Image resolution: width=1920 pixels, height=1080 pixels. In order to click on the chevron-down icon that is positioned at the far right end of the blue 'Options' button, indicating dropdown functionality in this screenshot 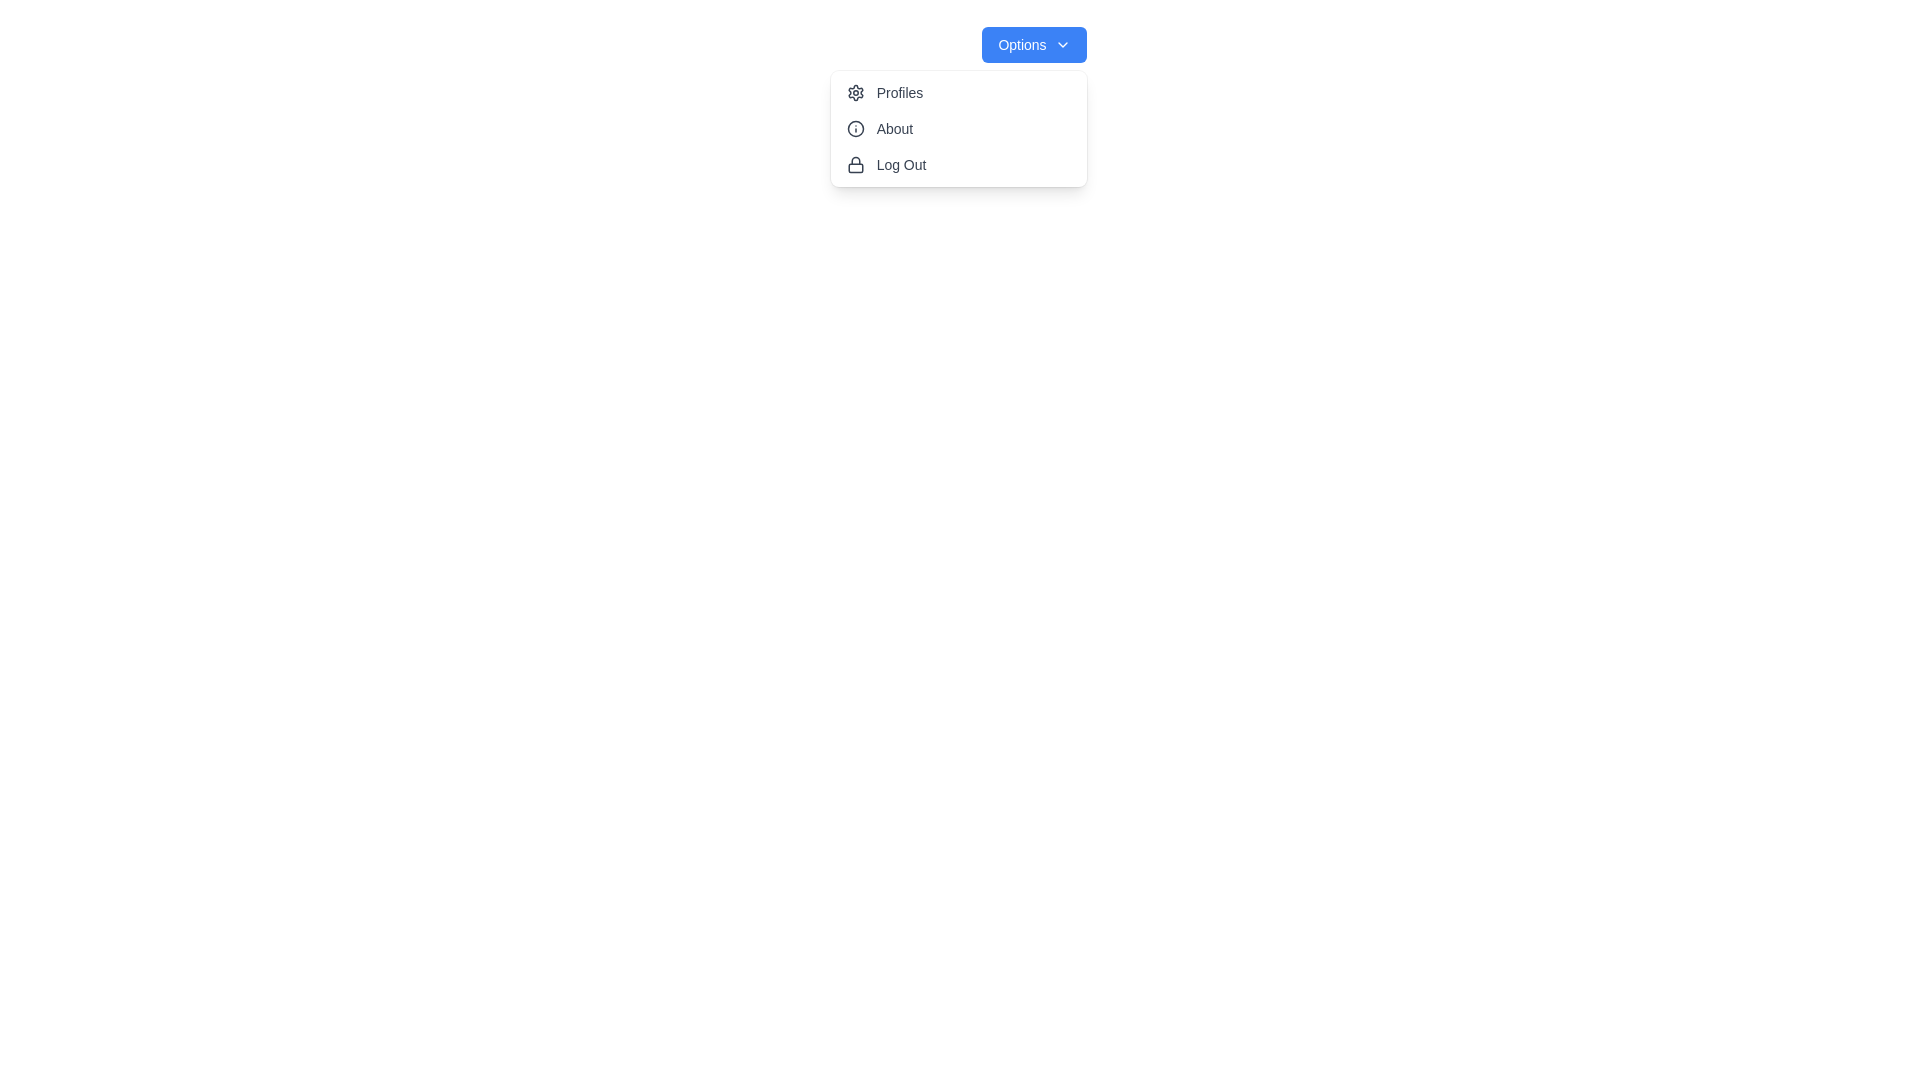, I will do `click(1061, 45)`.